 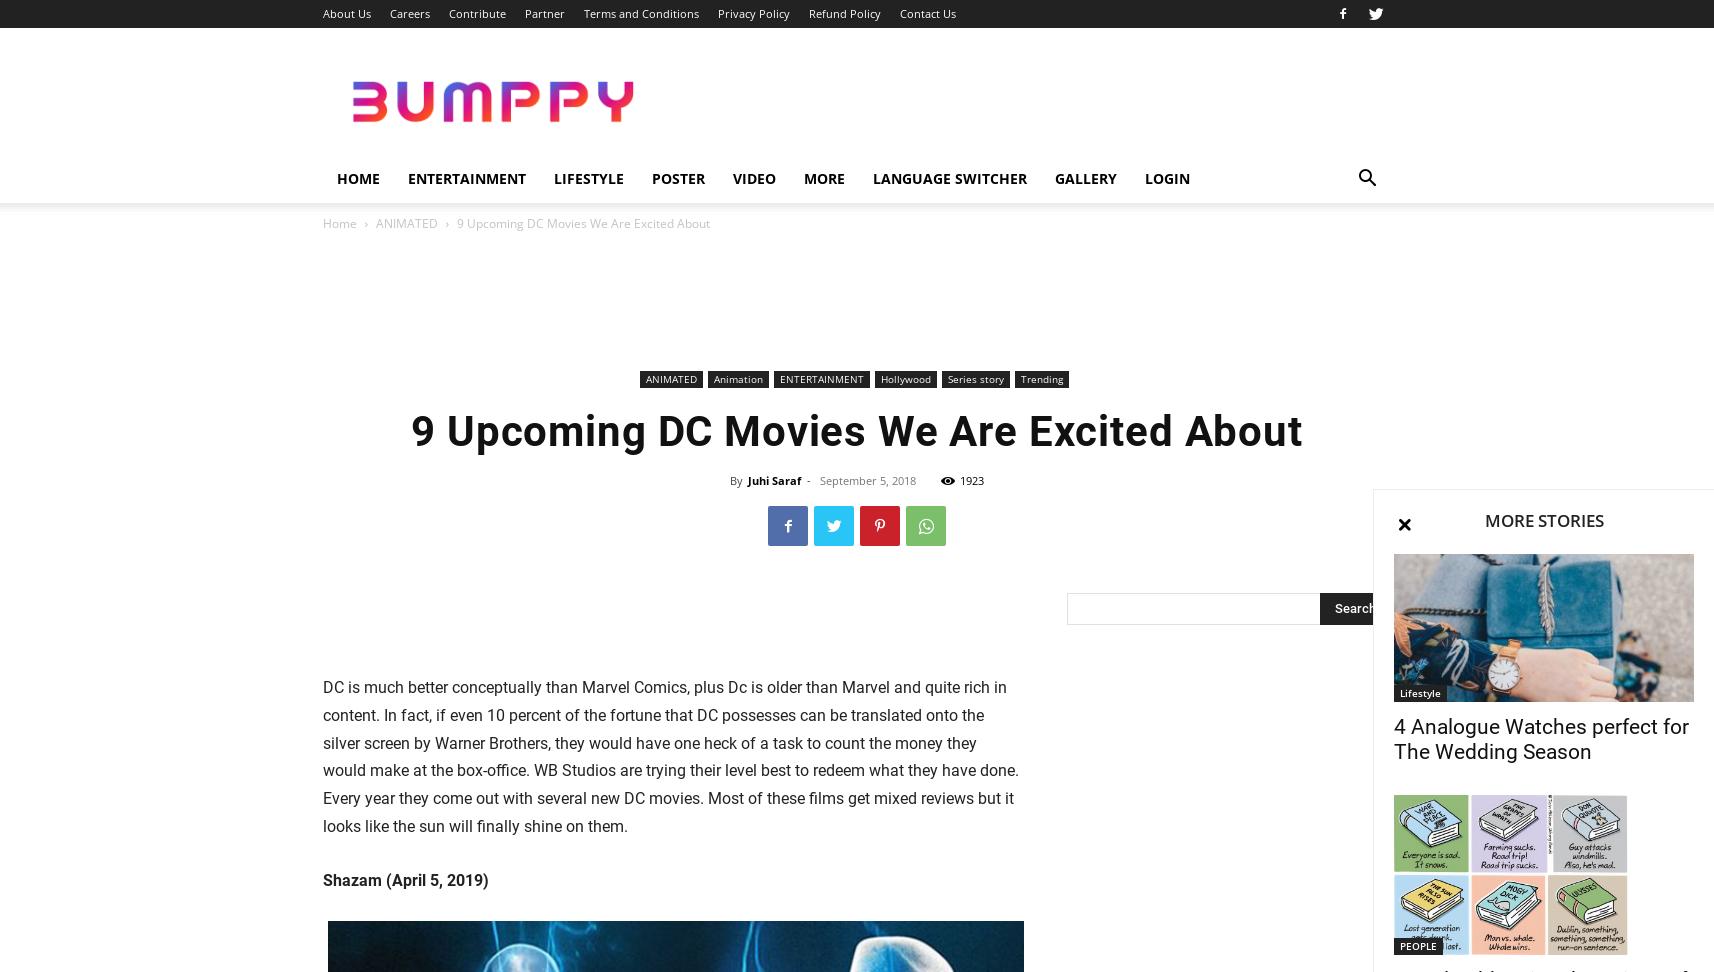 What do you see at coordinates (879, 378) in the screenshot?
I see `'Hollywood'` at bounding box center [879, 378].